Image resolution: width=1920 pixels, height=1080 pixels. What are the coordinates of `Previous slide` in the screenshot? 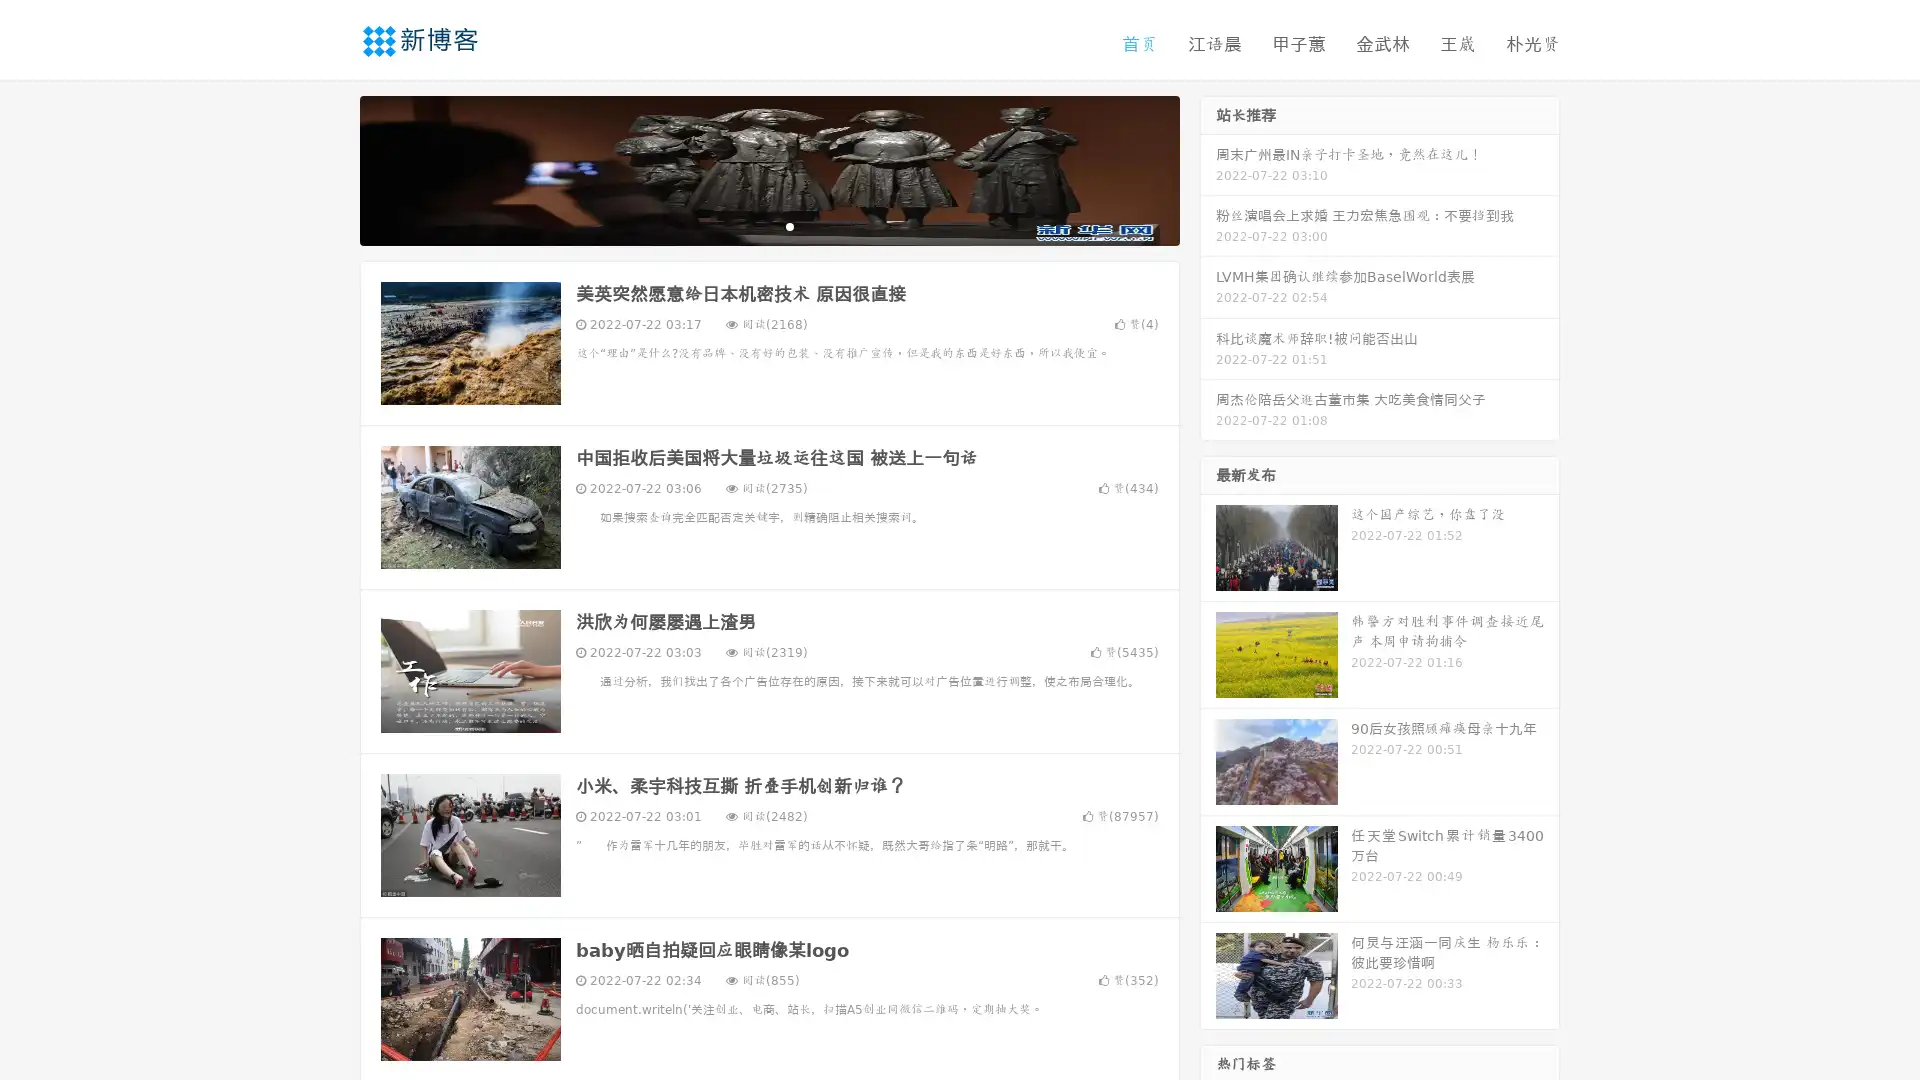 It's located at (330, 168).